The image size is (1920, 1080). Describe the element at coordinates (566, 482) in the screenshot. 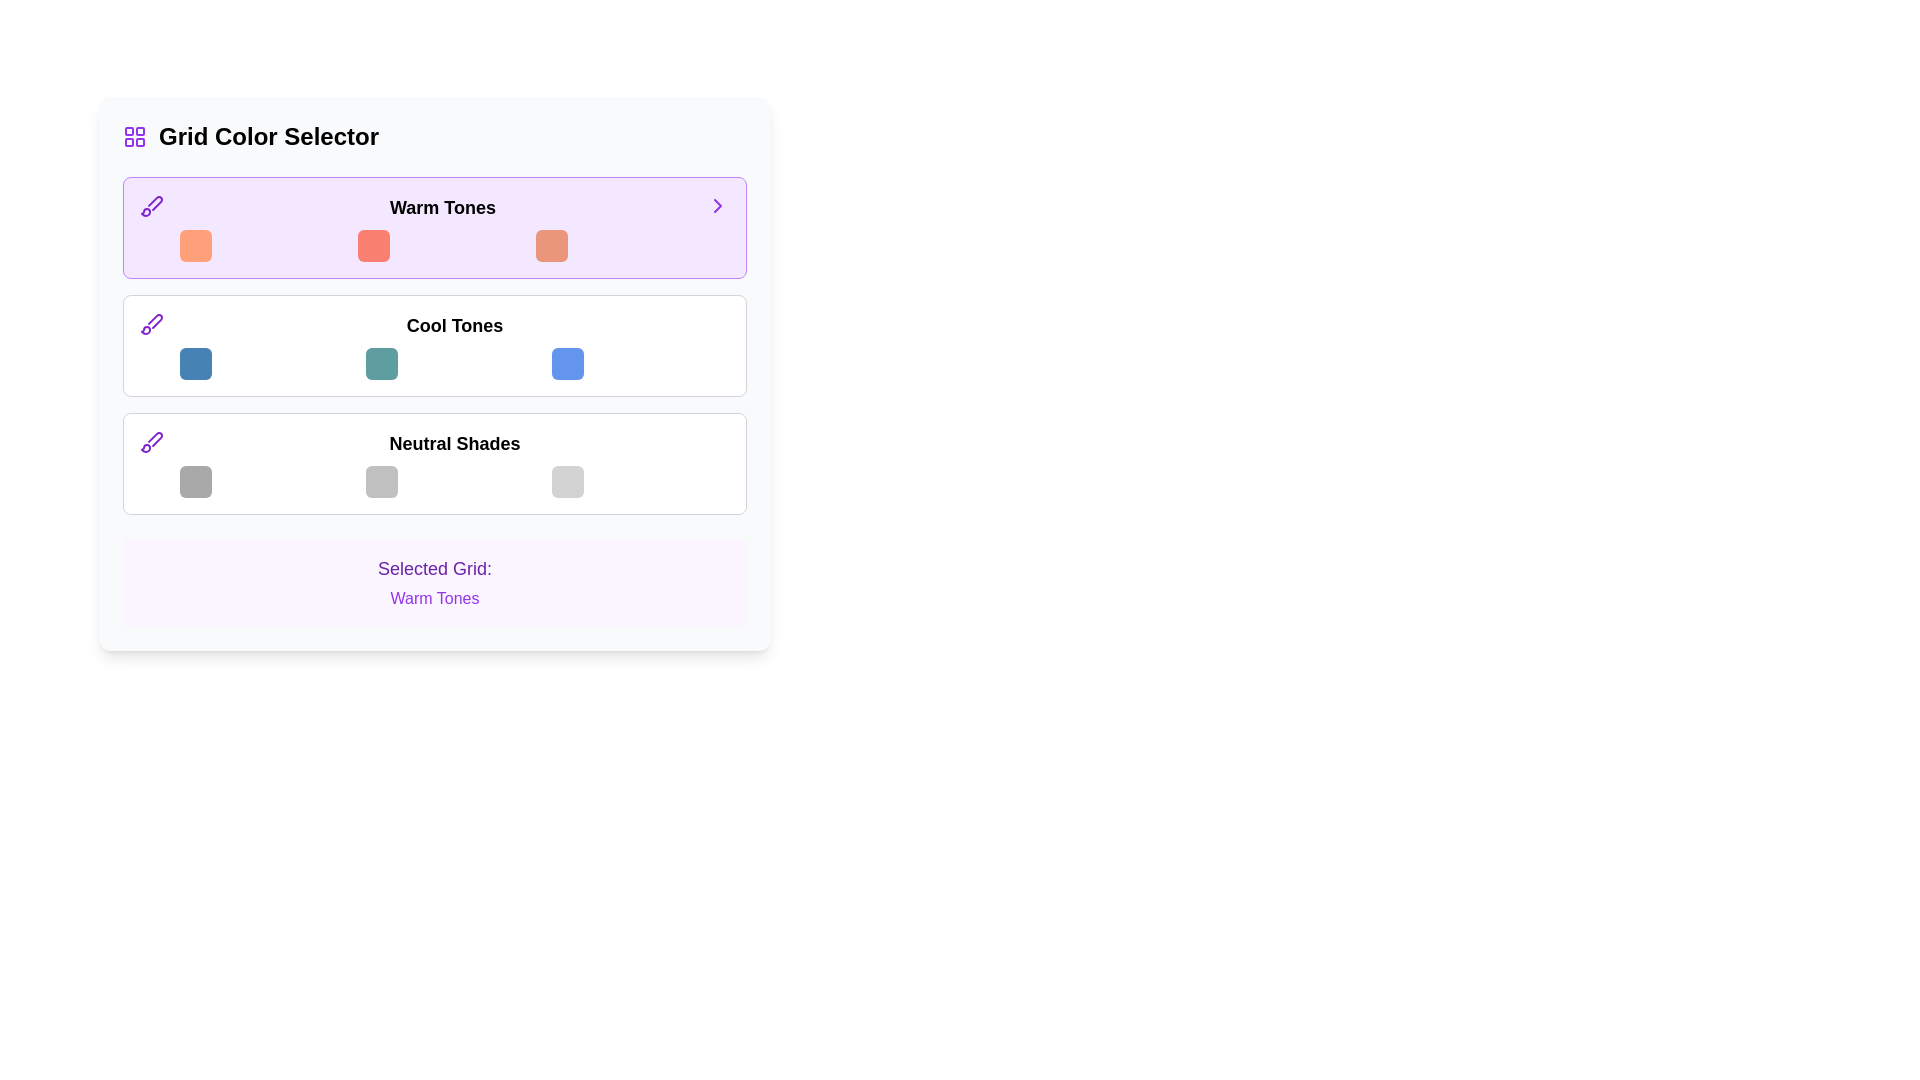

I see `the selectable color option located in the third position of the 'Neutral Shades' row` at that location.